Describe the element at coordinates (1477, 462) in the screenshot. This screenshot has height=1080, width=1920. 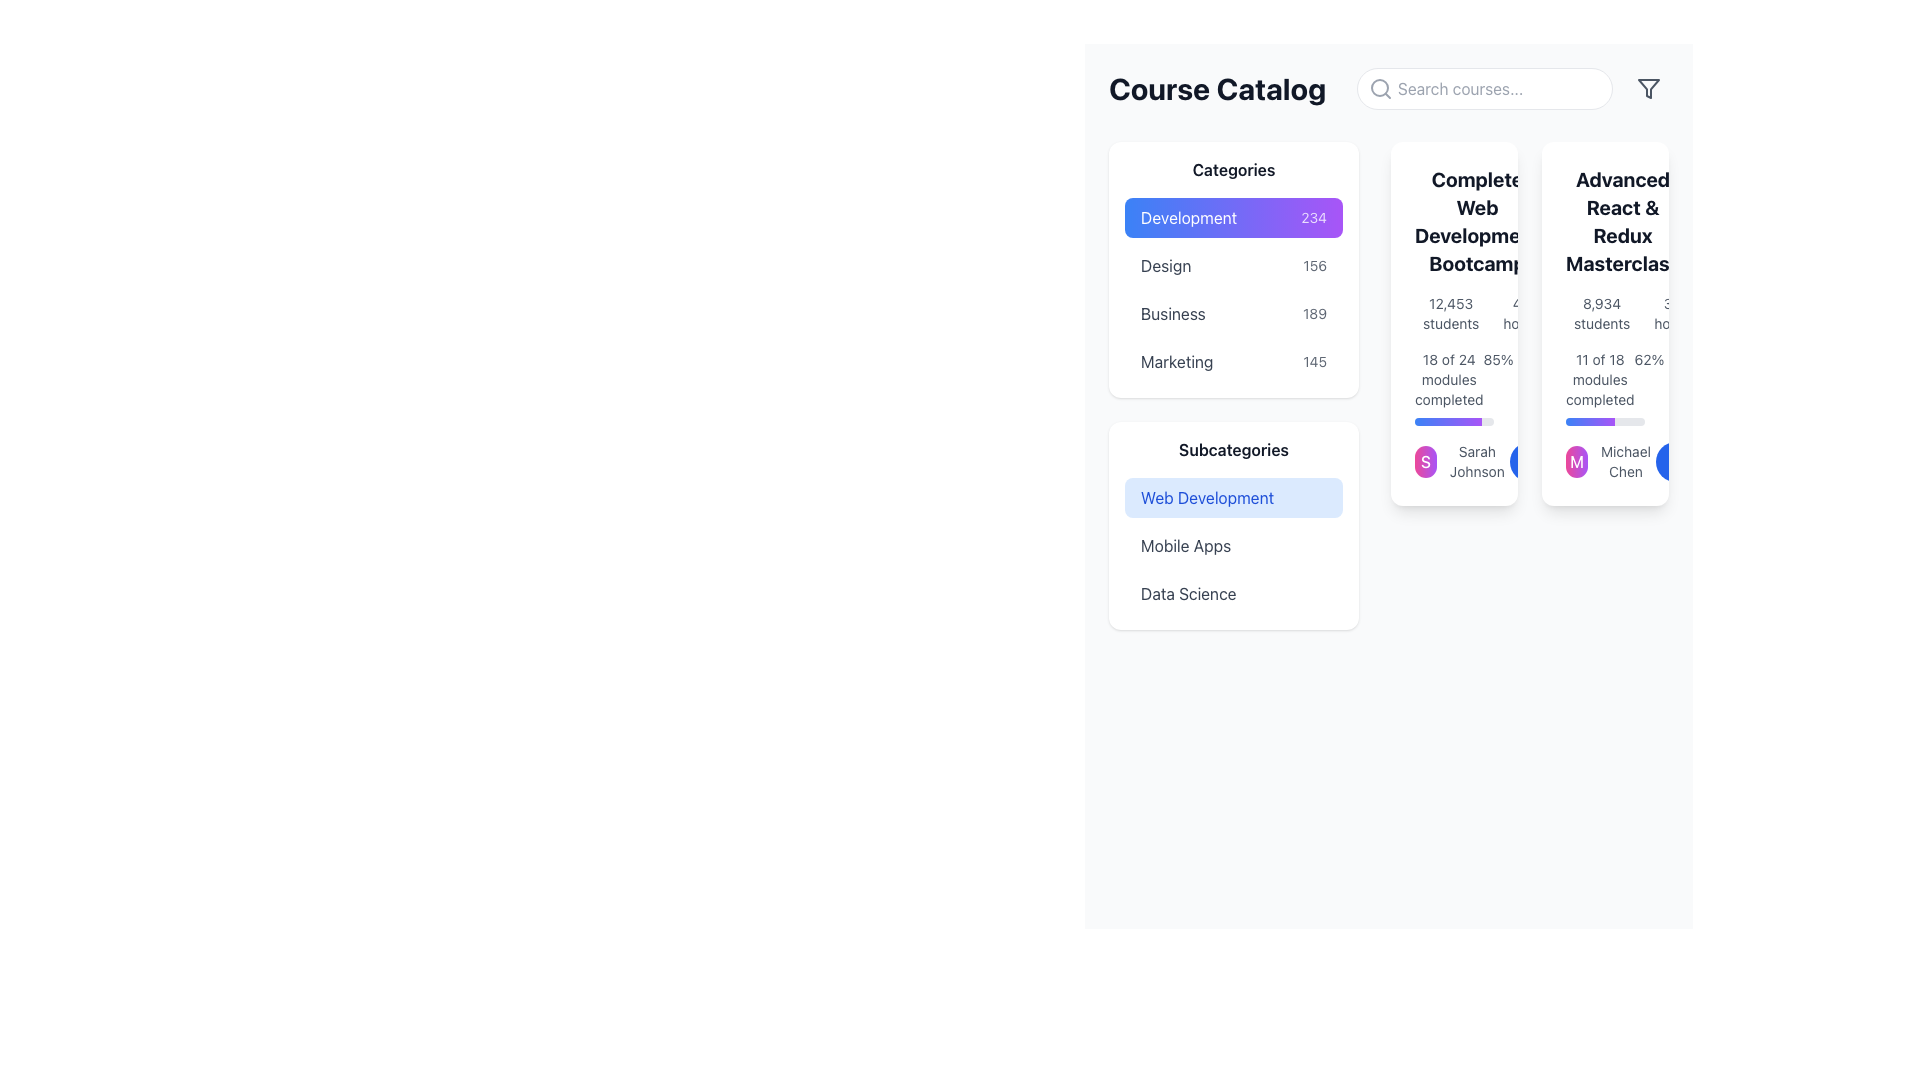
I see `the text label displaying 'Sarah Johnson', which is styled in gray and positioned to the right of the circular avatar with the letter 'S'` at that location.